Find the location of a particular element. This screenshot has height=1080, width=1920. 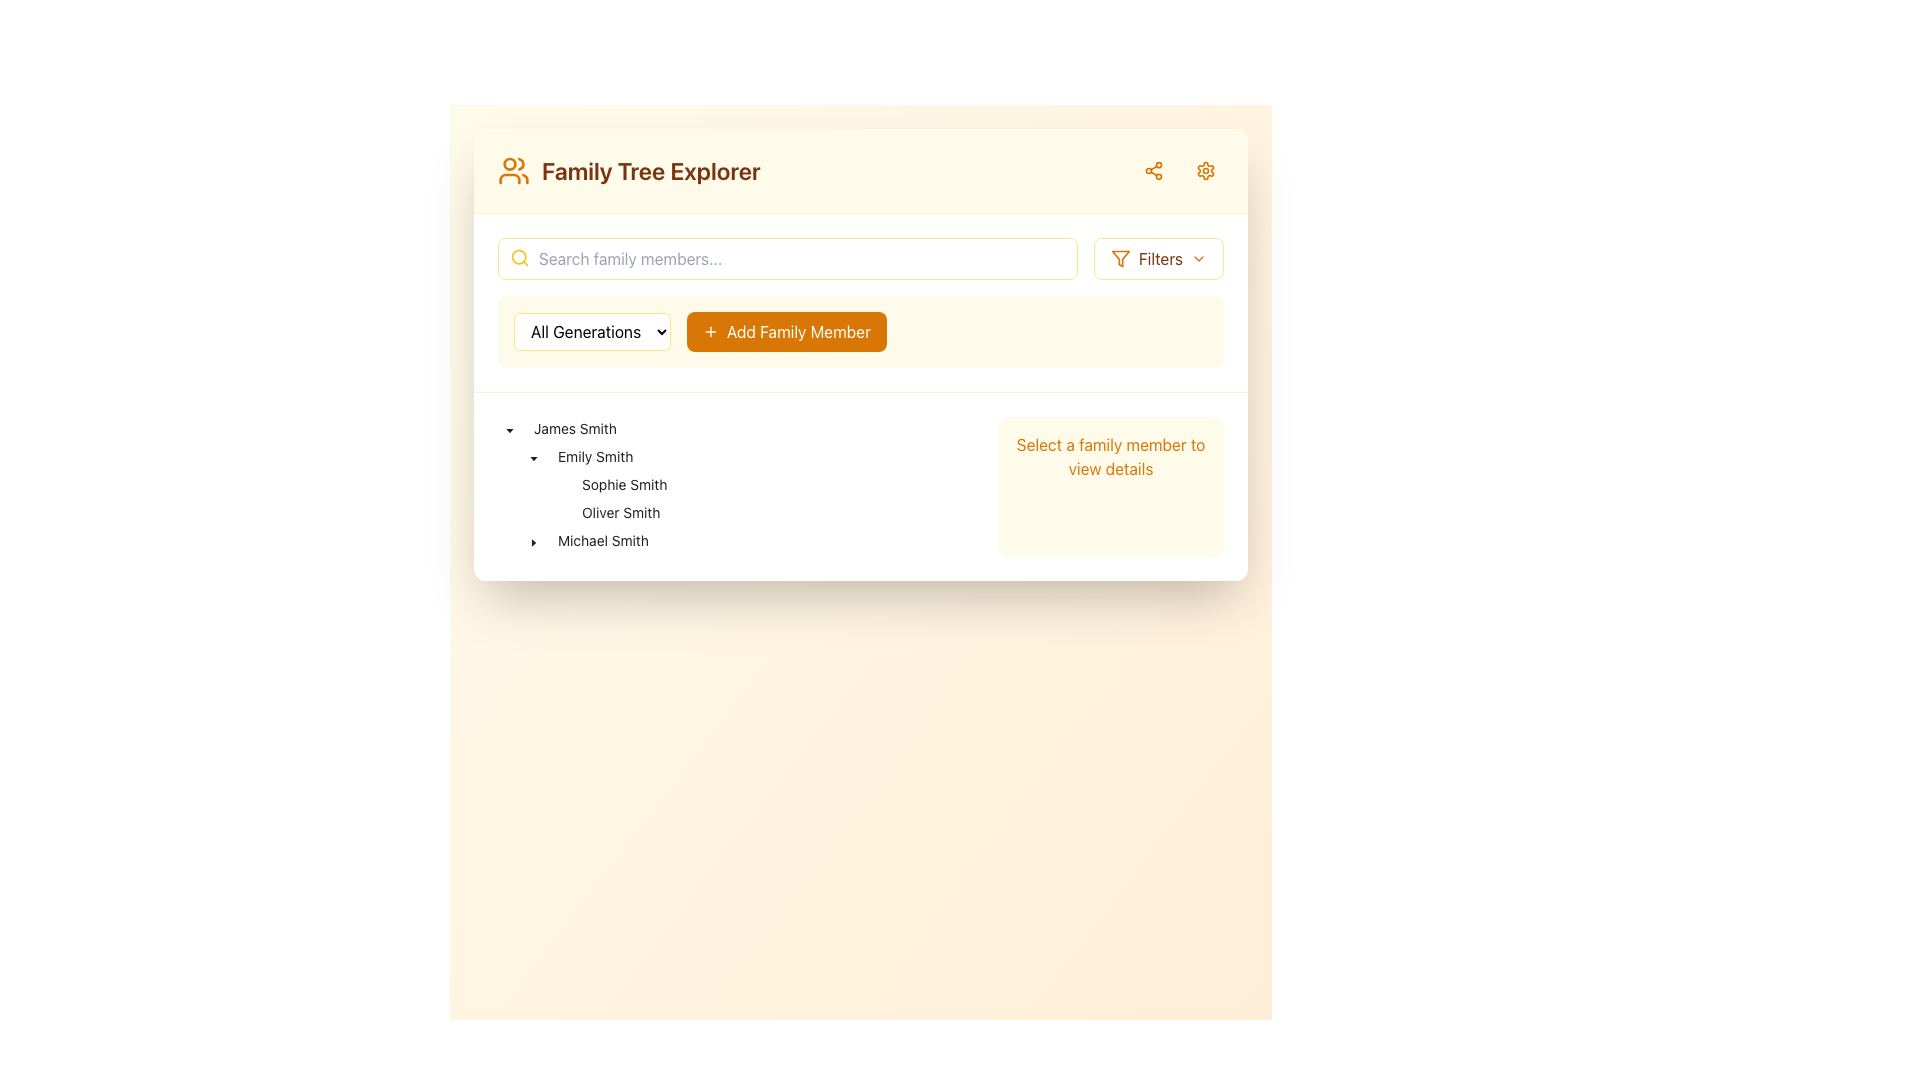

the indentation marker for the tree node labeled 'Sophie Smith' to indicate its hierarchical level in the tree structure is located at coordinates (522, 485).